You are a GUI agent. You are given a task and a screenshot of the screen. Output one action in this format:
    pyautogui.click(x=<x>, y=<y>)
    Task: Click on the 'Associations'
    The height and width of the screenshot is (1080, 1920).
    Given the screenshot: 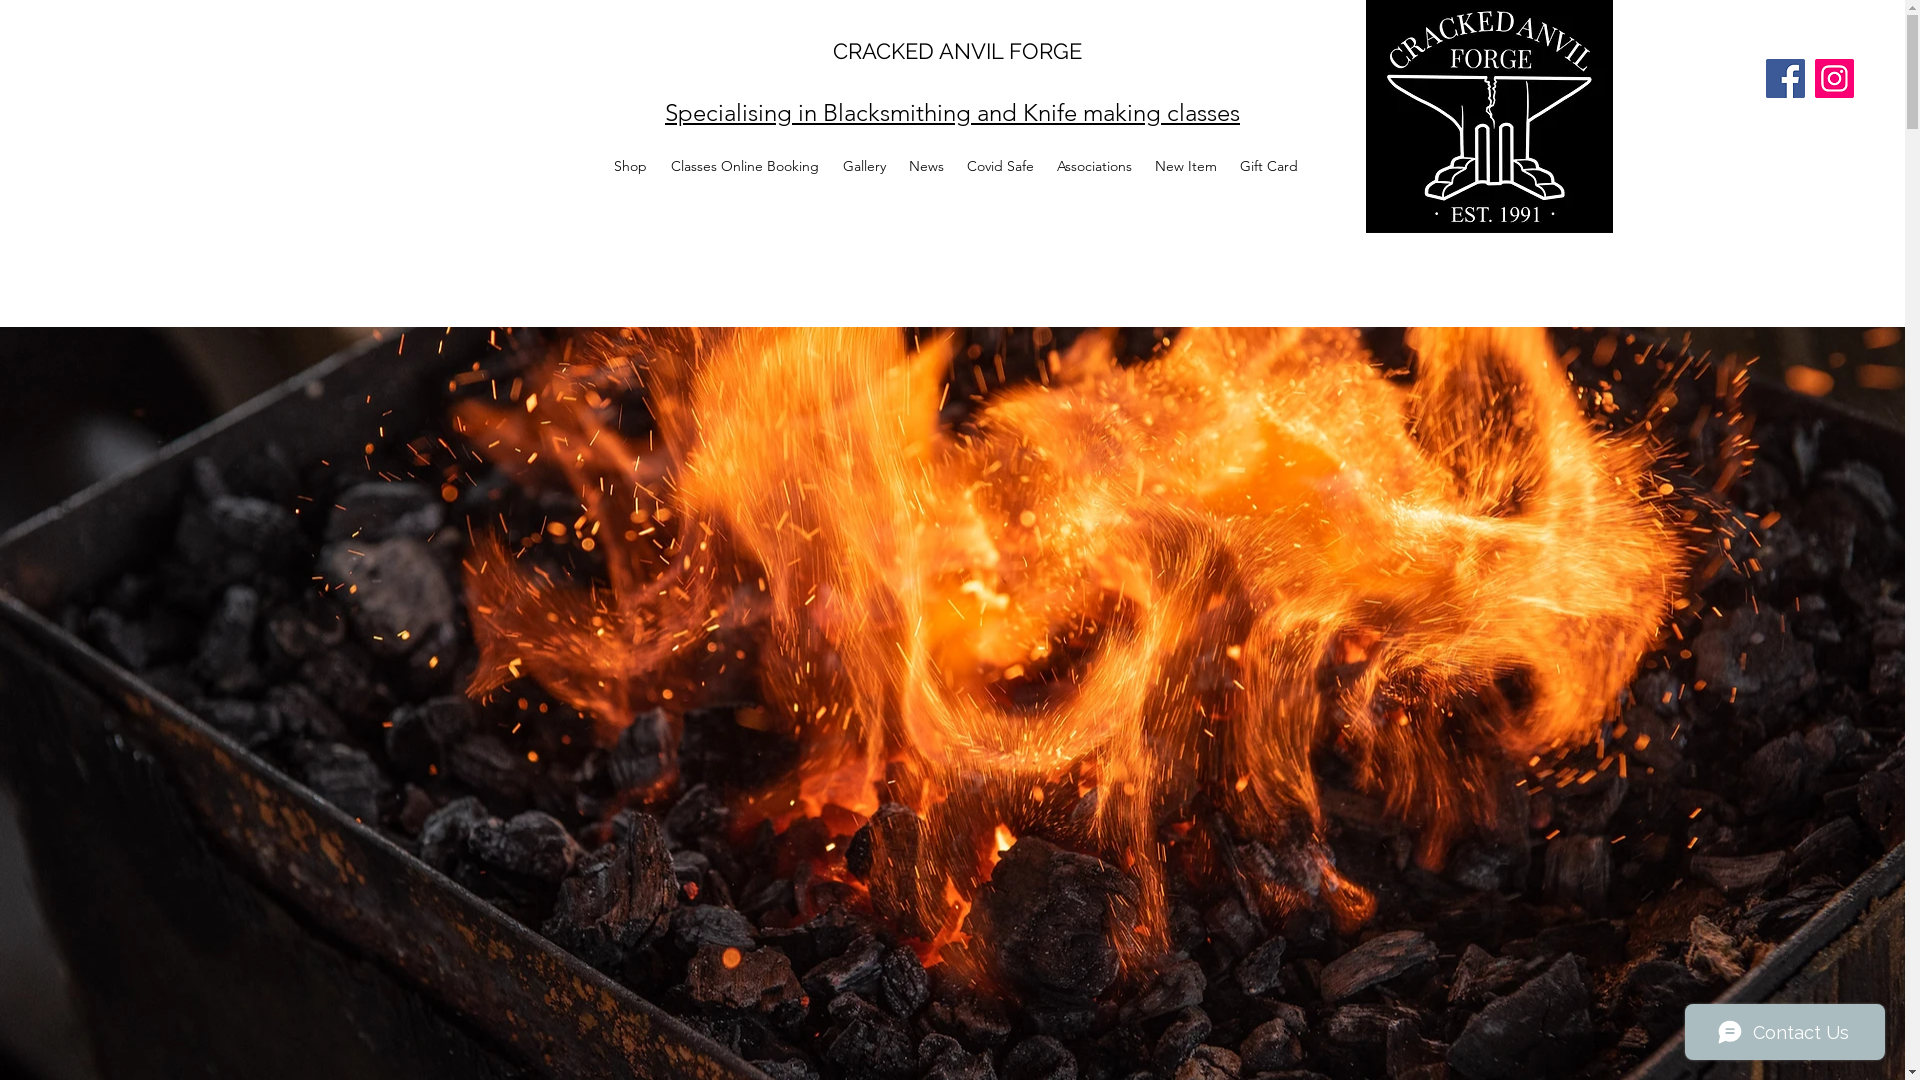 What is the action you would take?
    pyautogui.click(x=1093, y=164)
    